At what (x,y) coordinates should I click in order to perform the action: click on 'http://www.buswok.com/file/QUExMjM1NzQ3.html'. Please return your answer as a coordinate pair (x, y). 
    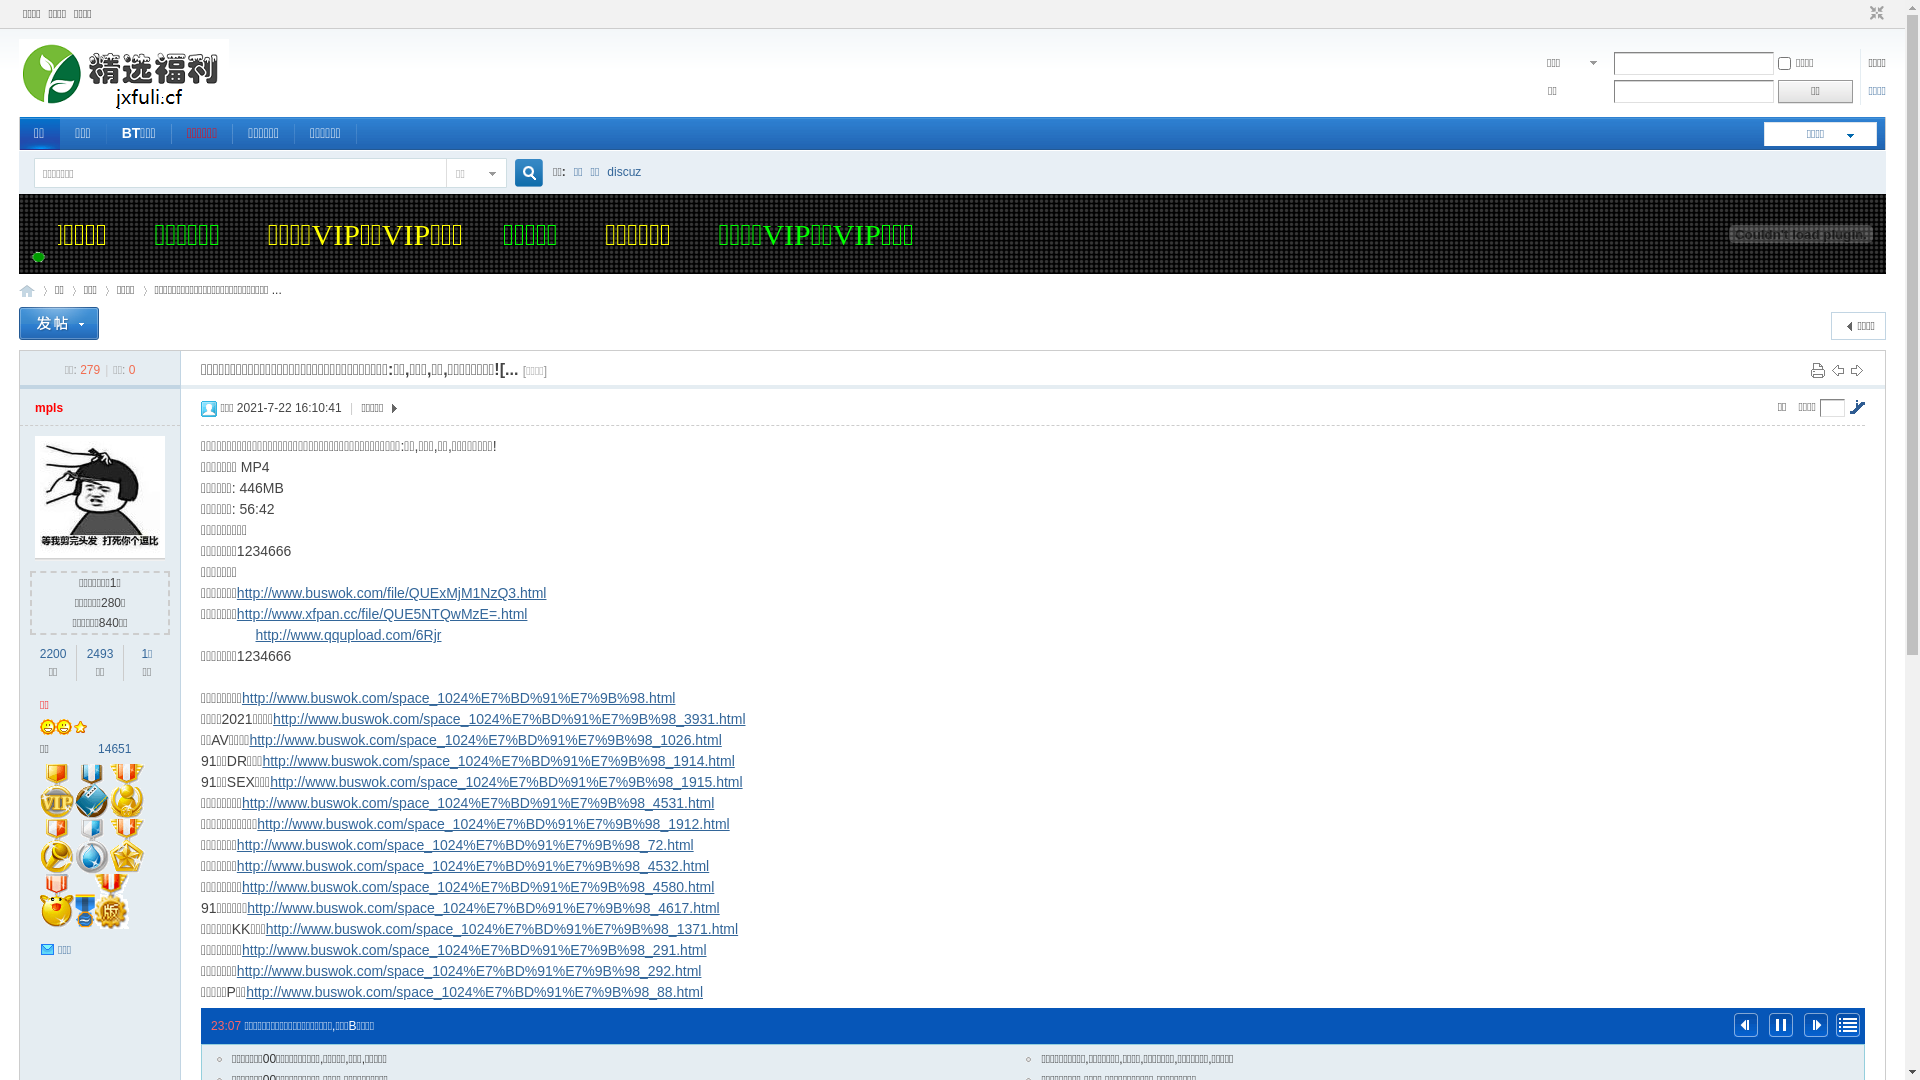
    Looking at the image, I should click on (392, 592).